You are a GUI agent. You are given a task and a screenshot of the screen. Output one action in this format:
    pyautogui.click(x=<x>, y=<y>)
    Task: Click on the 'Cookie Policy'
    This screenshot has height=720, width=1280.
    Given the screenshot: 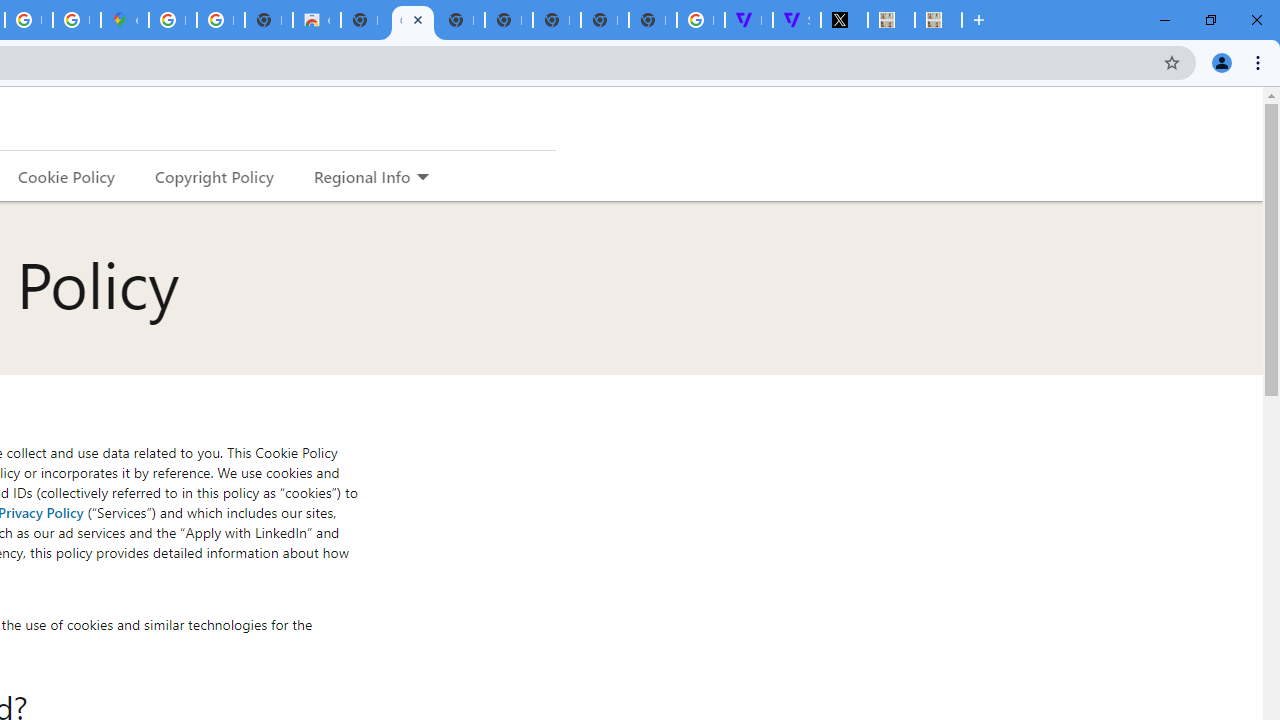 What is the action you would take?
    pyautogui.click(x=66, y=175)
    